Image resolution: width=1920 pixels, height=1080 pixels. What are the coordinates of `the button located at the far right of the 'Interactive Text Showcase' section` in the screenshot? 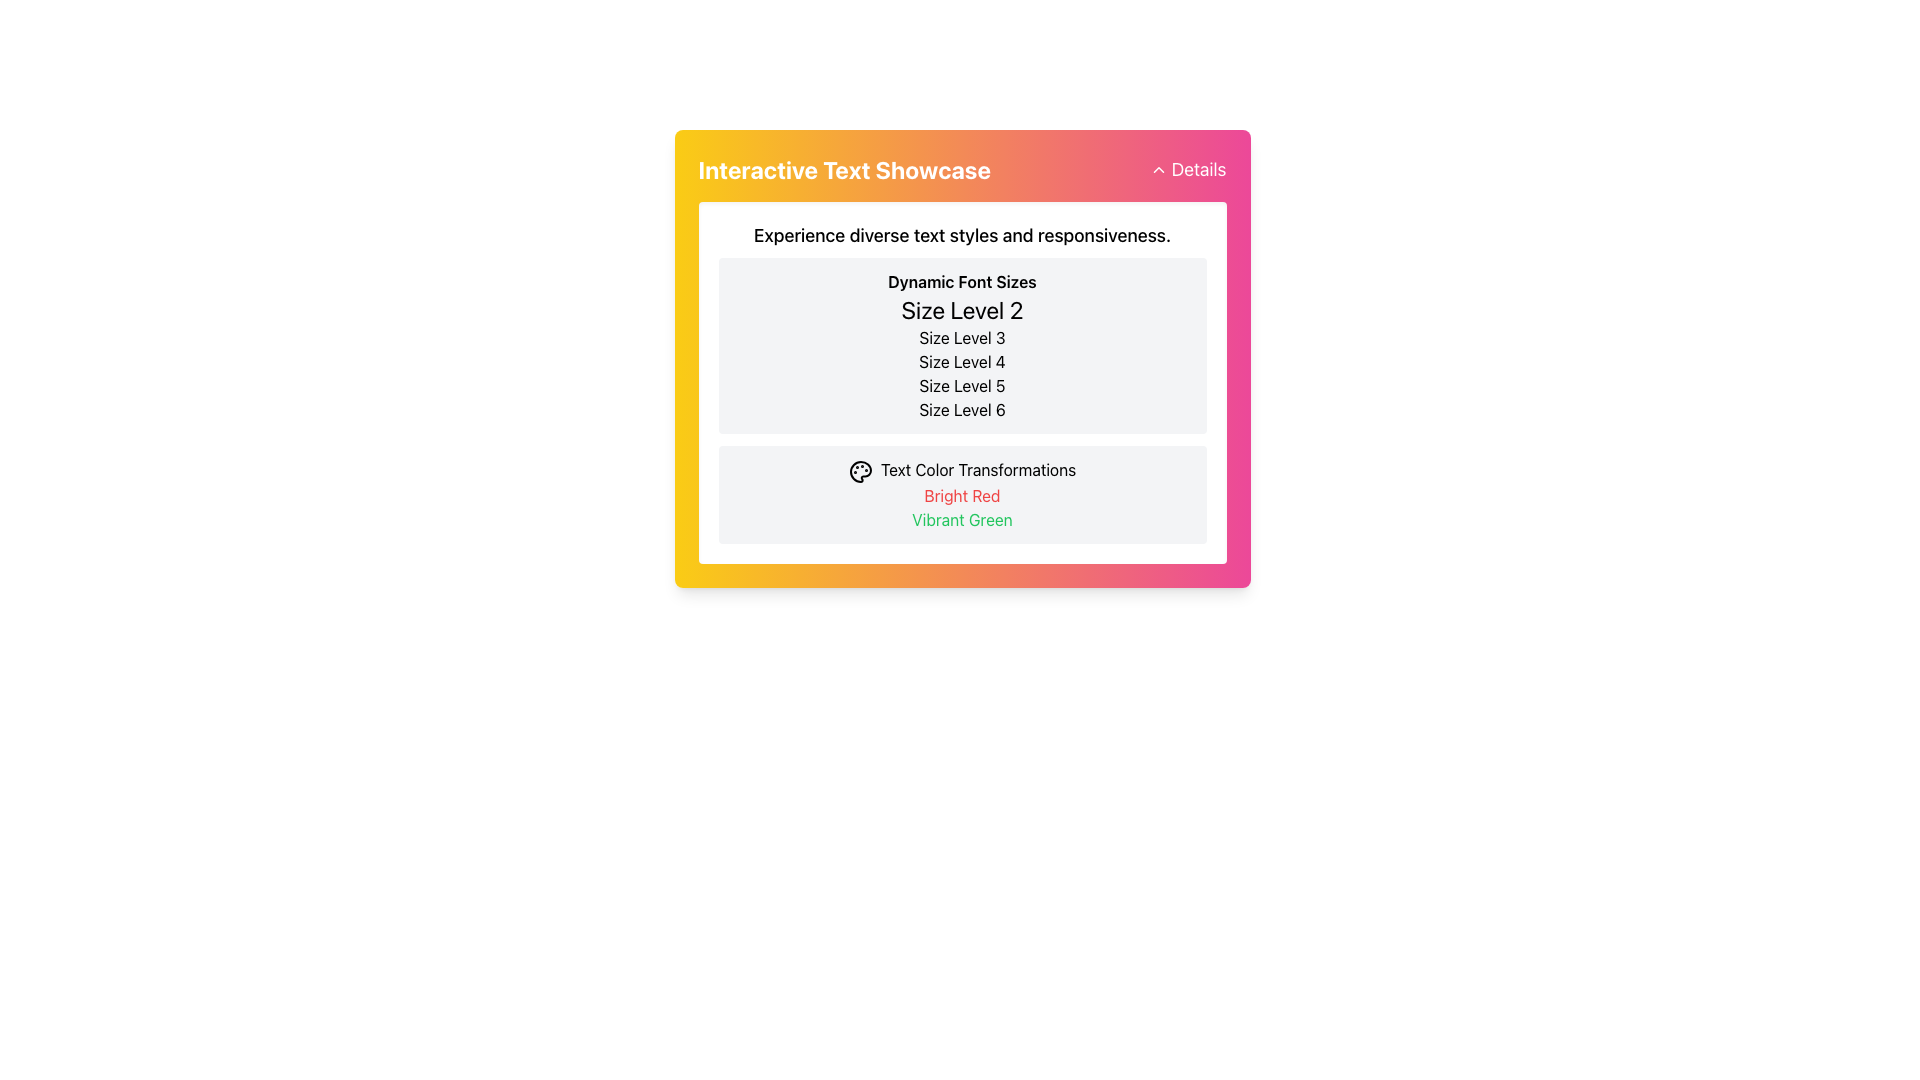 It's located at (1188, 168).